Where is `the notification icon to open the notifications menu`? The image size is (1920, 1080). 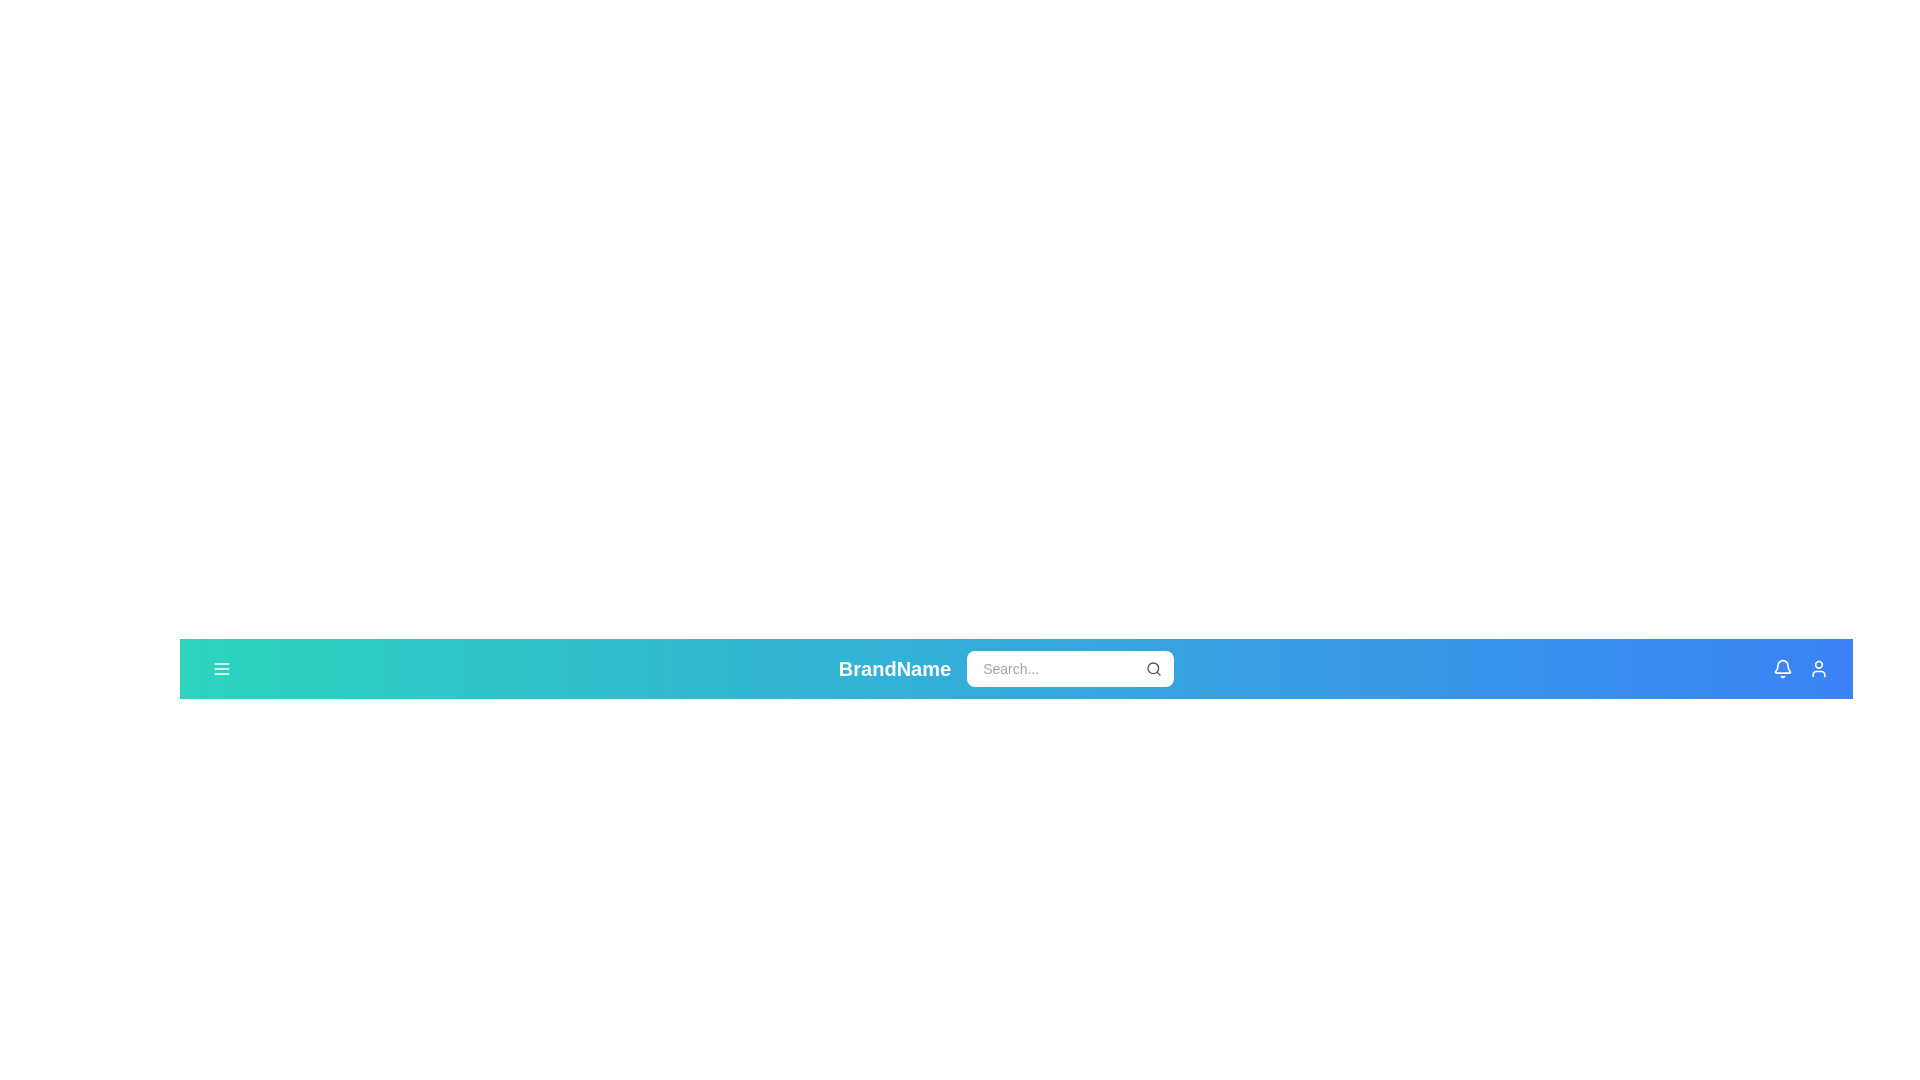
the notification icon to open the notifications menu is located at coordinates (1781, 668).